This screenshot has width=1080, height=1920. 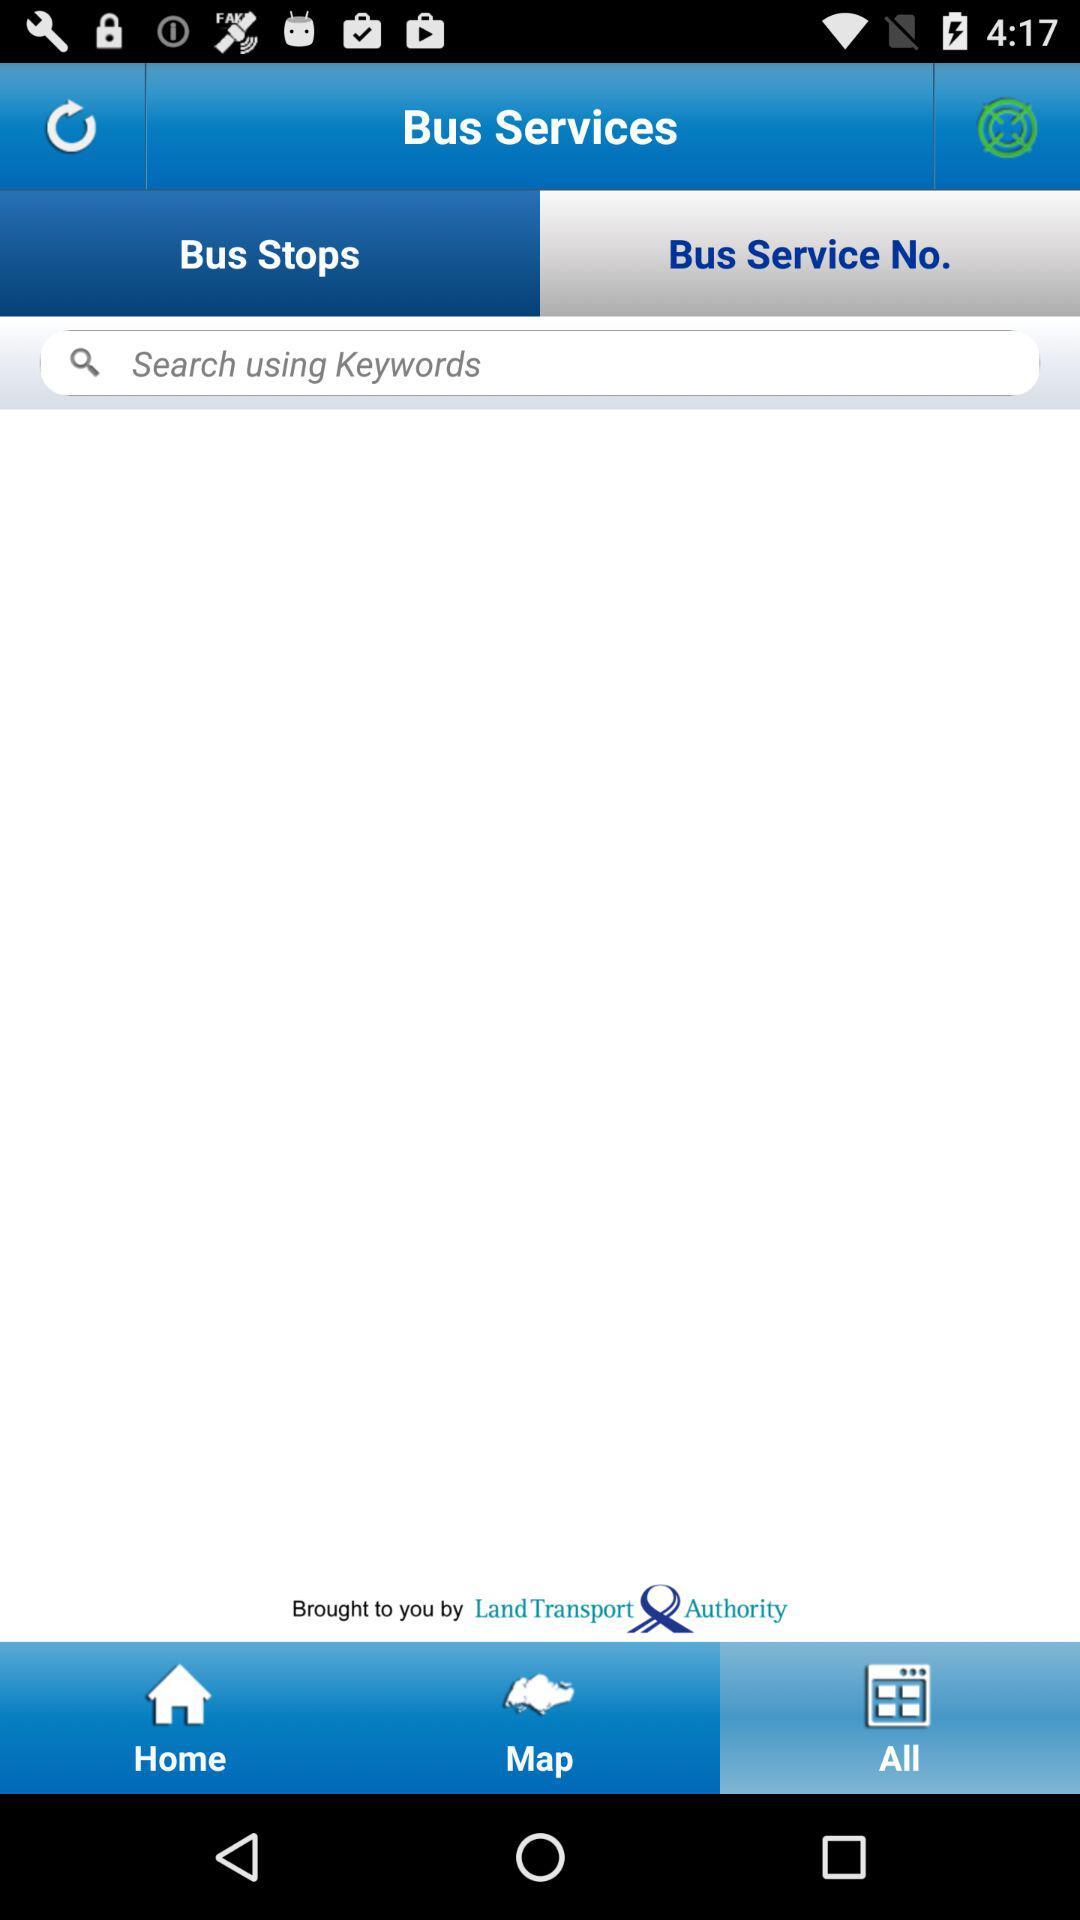 I want to click on search bus stops, so click(x=540, y=363).